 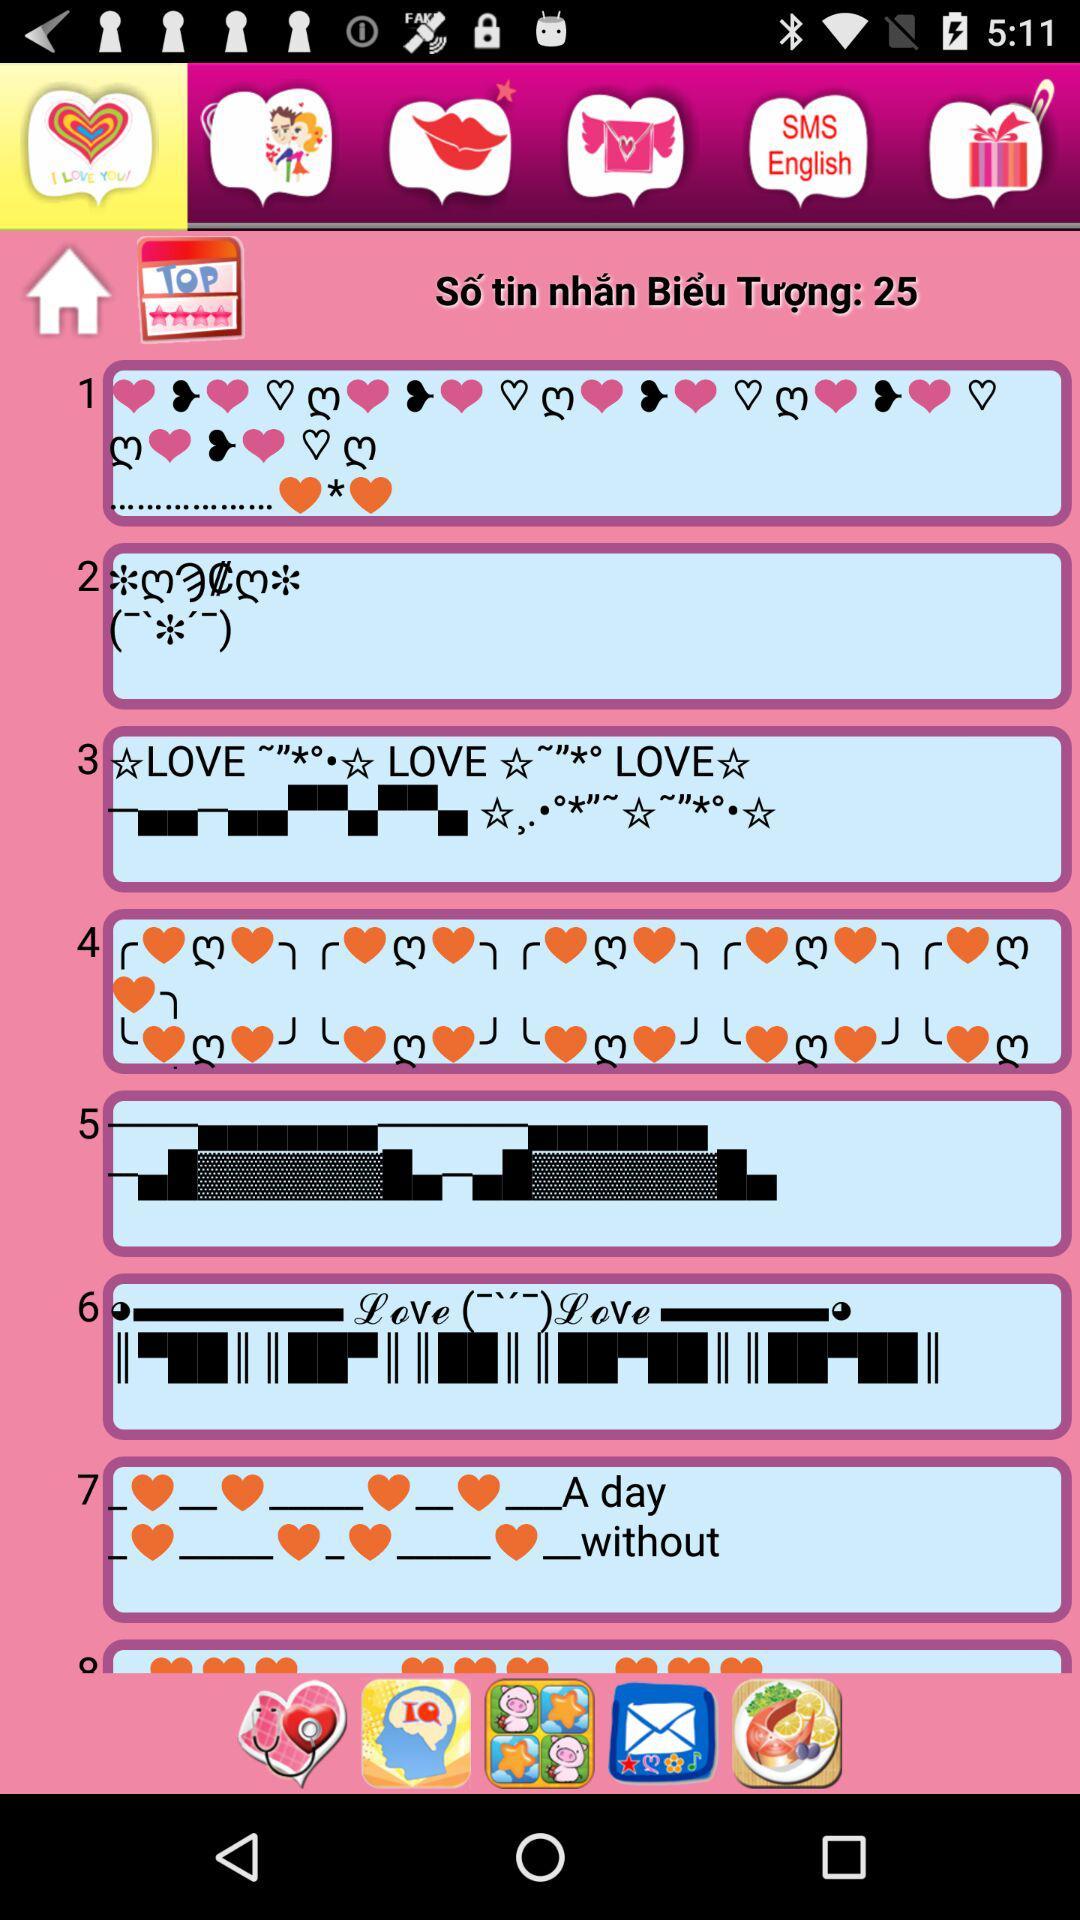 I want to click on show top rated items, so click(x=192, y=290).